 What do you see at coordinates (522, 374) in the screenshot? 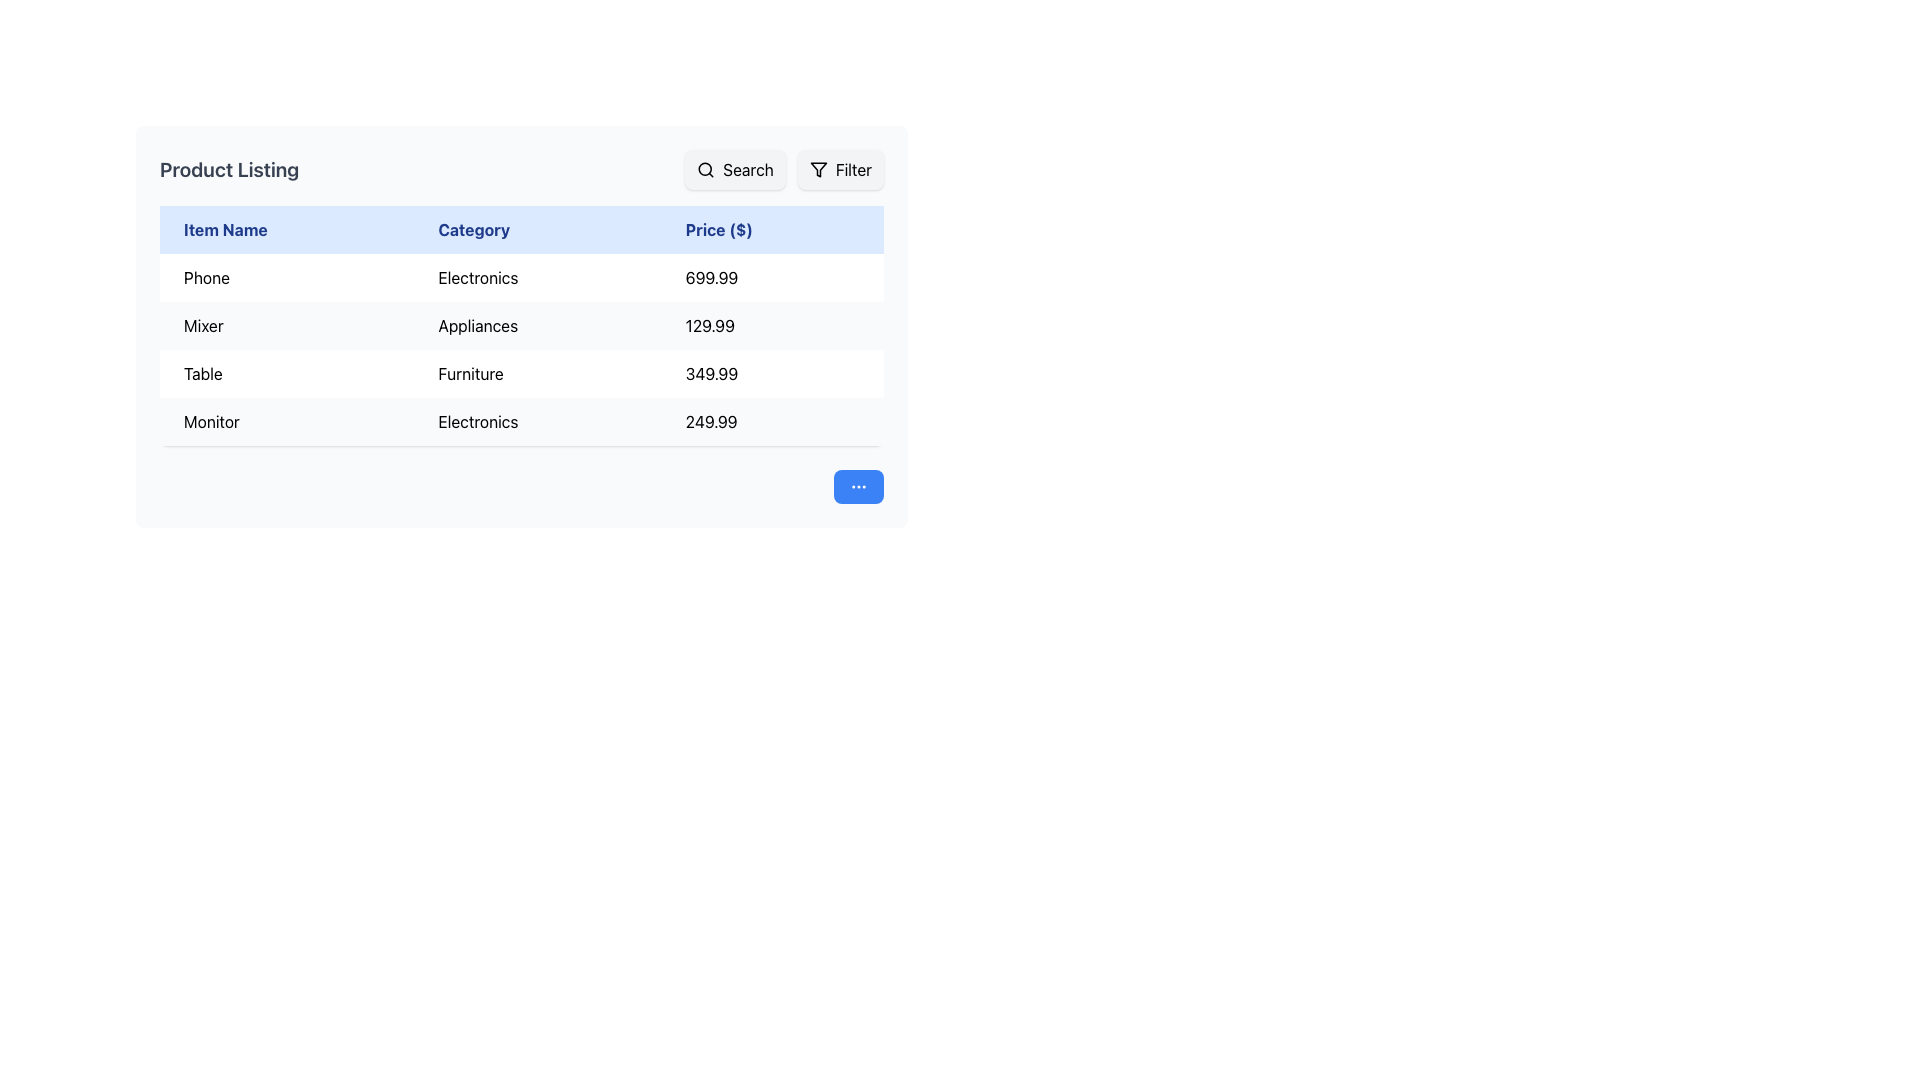
I see `information in the third row of the table displaying 'Table' as Item Name, 'Furniture' as Category, and '349.99' as Price` at bounding box center [522, 374].